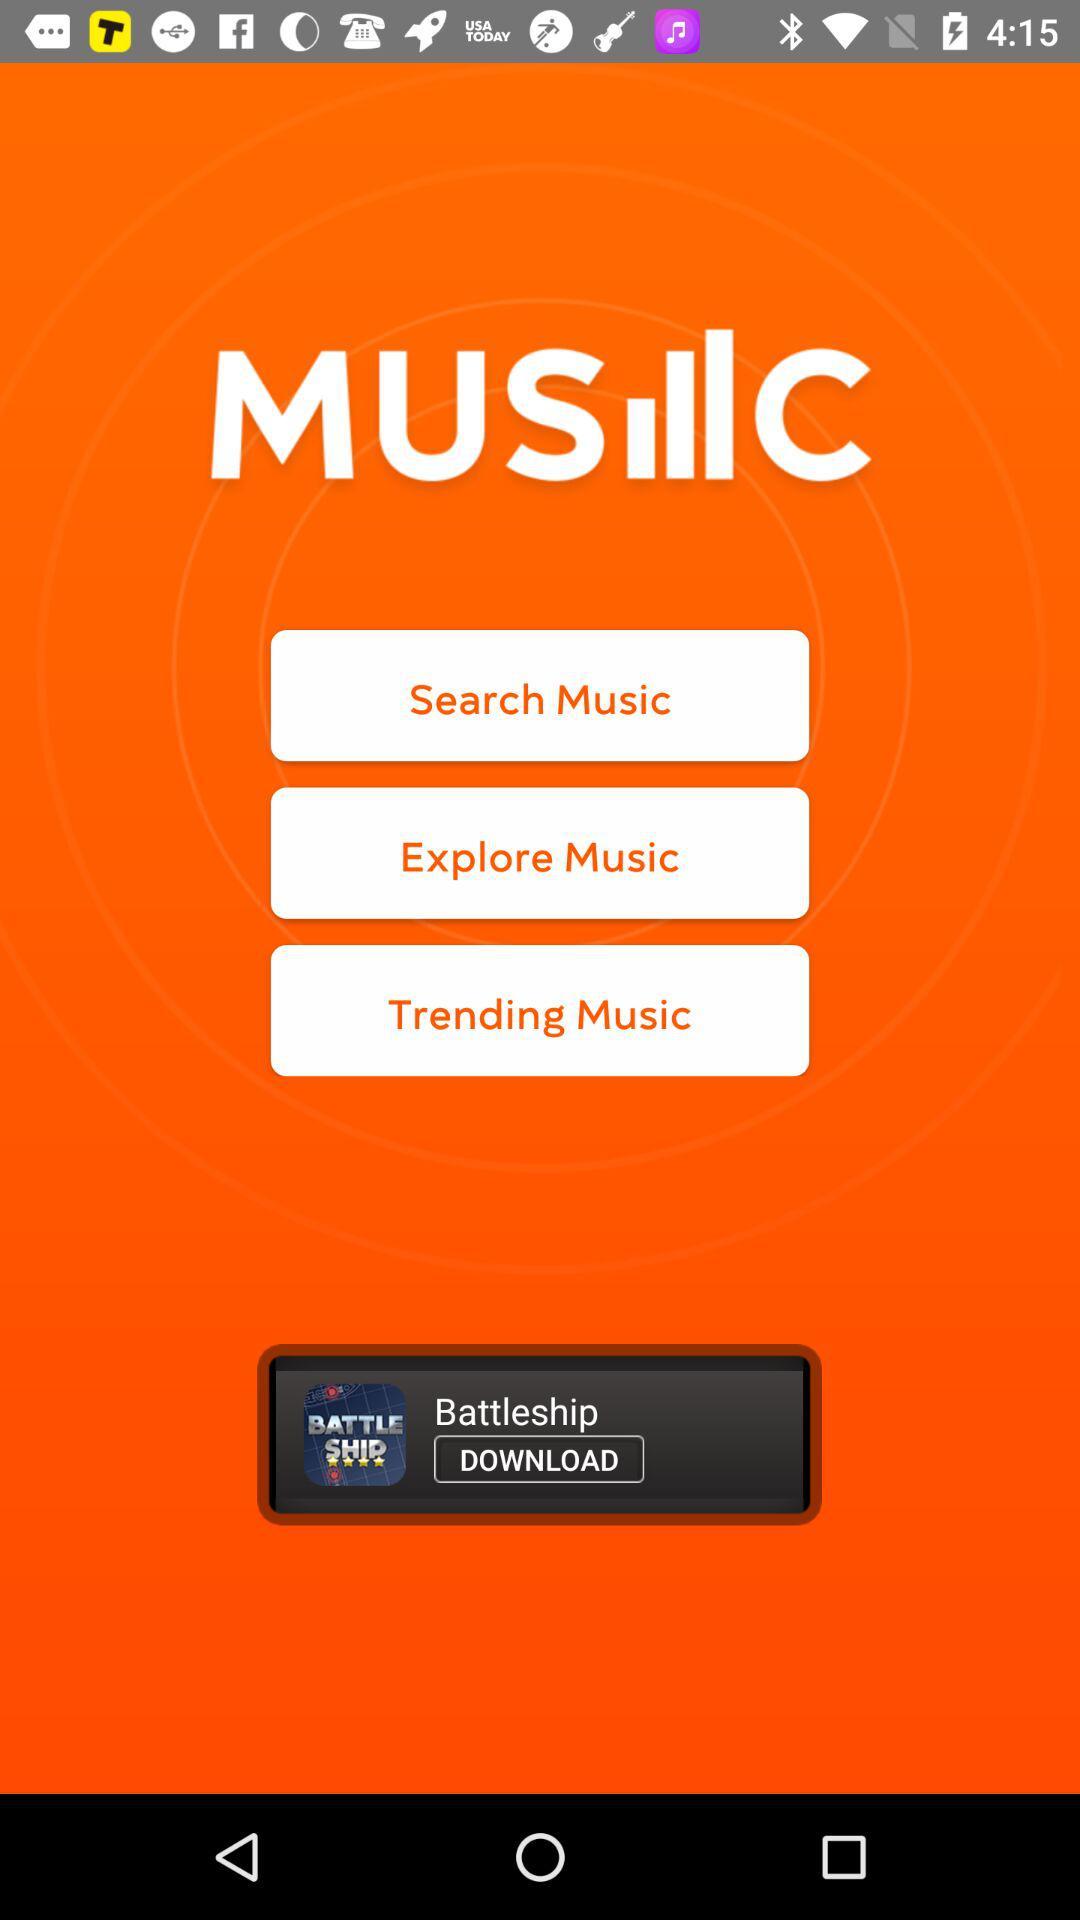  What do you see at coordinates (540, 695) in the screenshot?
I see `search music` at bounding box center [540, 695].